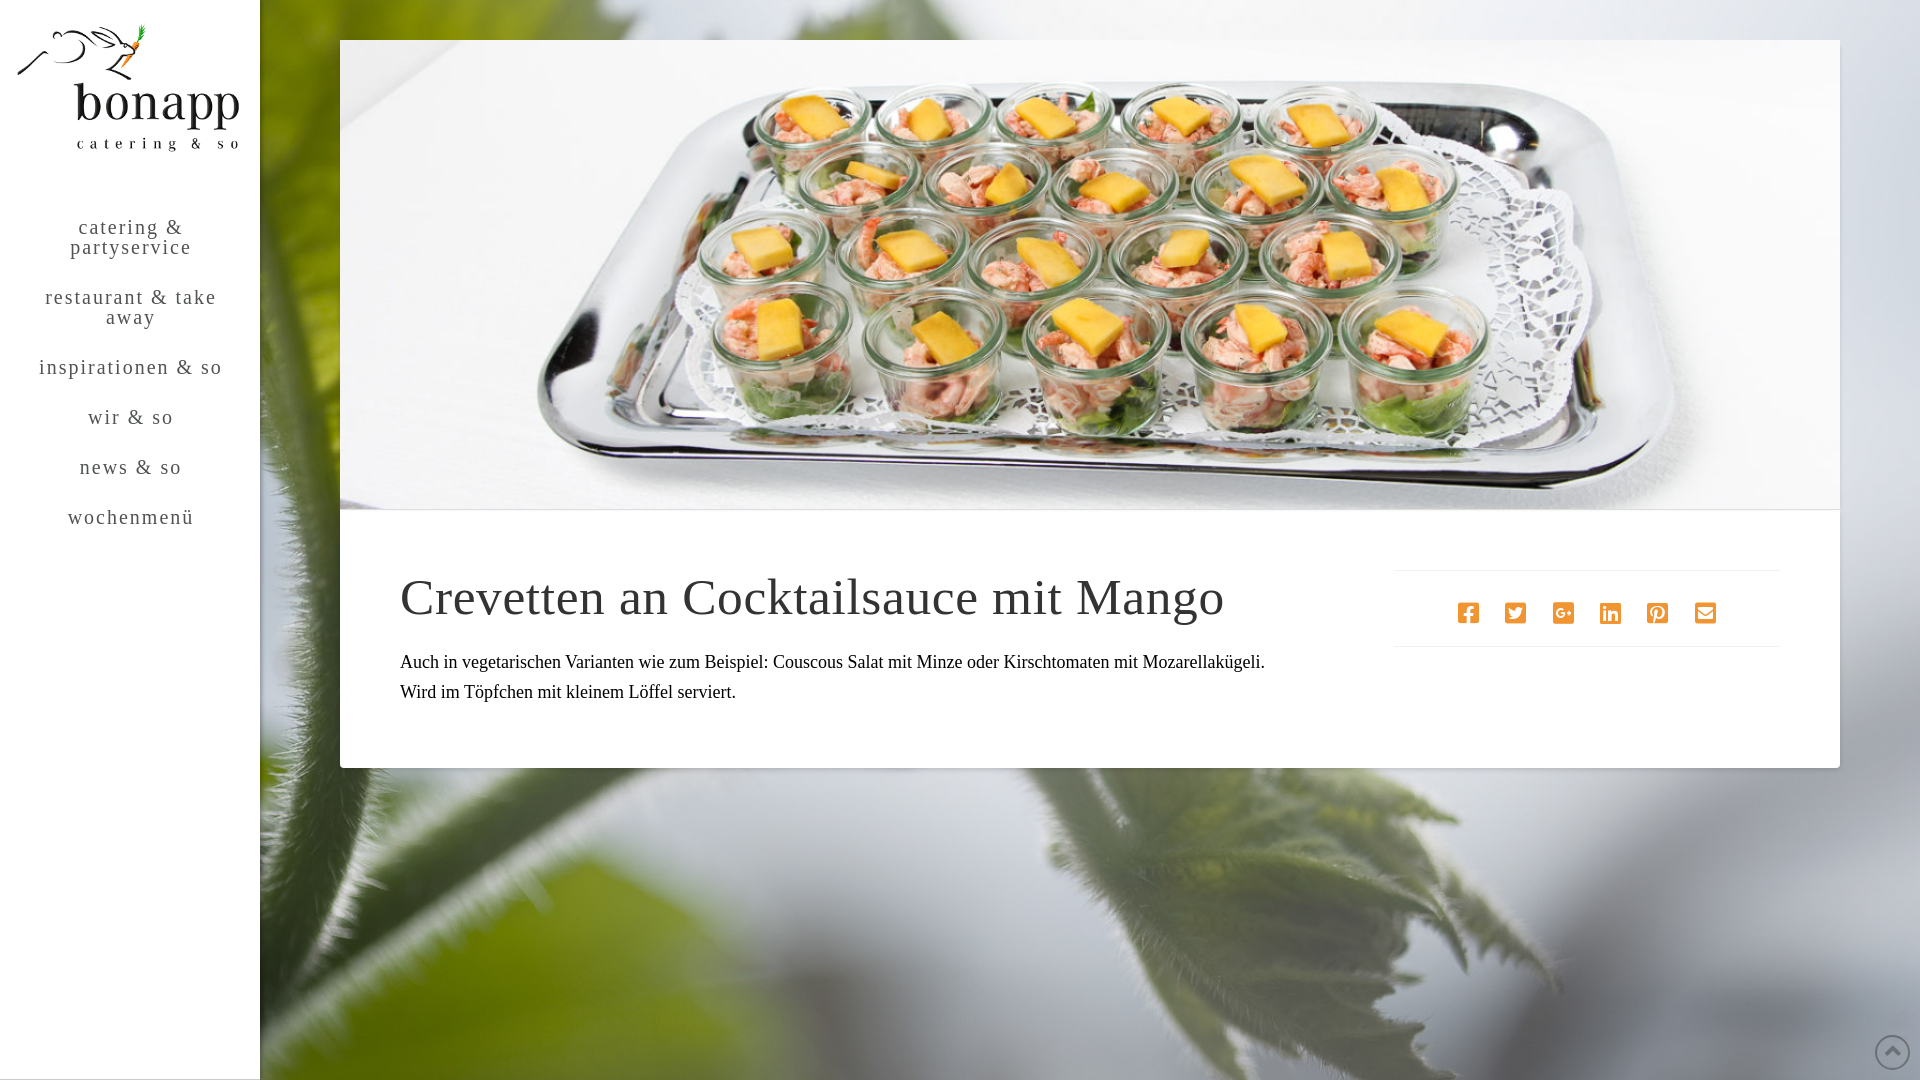 This screenshot has width=1920, height=1080. Describe the element at coordinates (128, 307) in the screenshot. I see `'restaurant & take away'` at that location.